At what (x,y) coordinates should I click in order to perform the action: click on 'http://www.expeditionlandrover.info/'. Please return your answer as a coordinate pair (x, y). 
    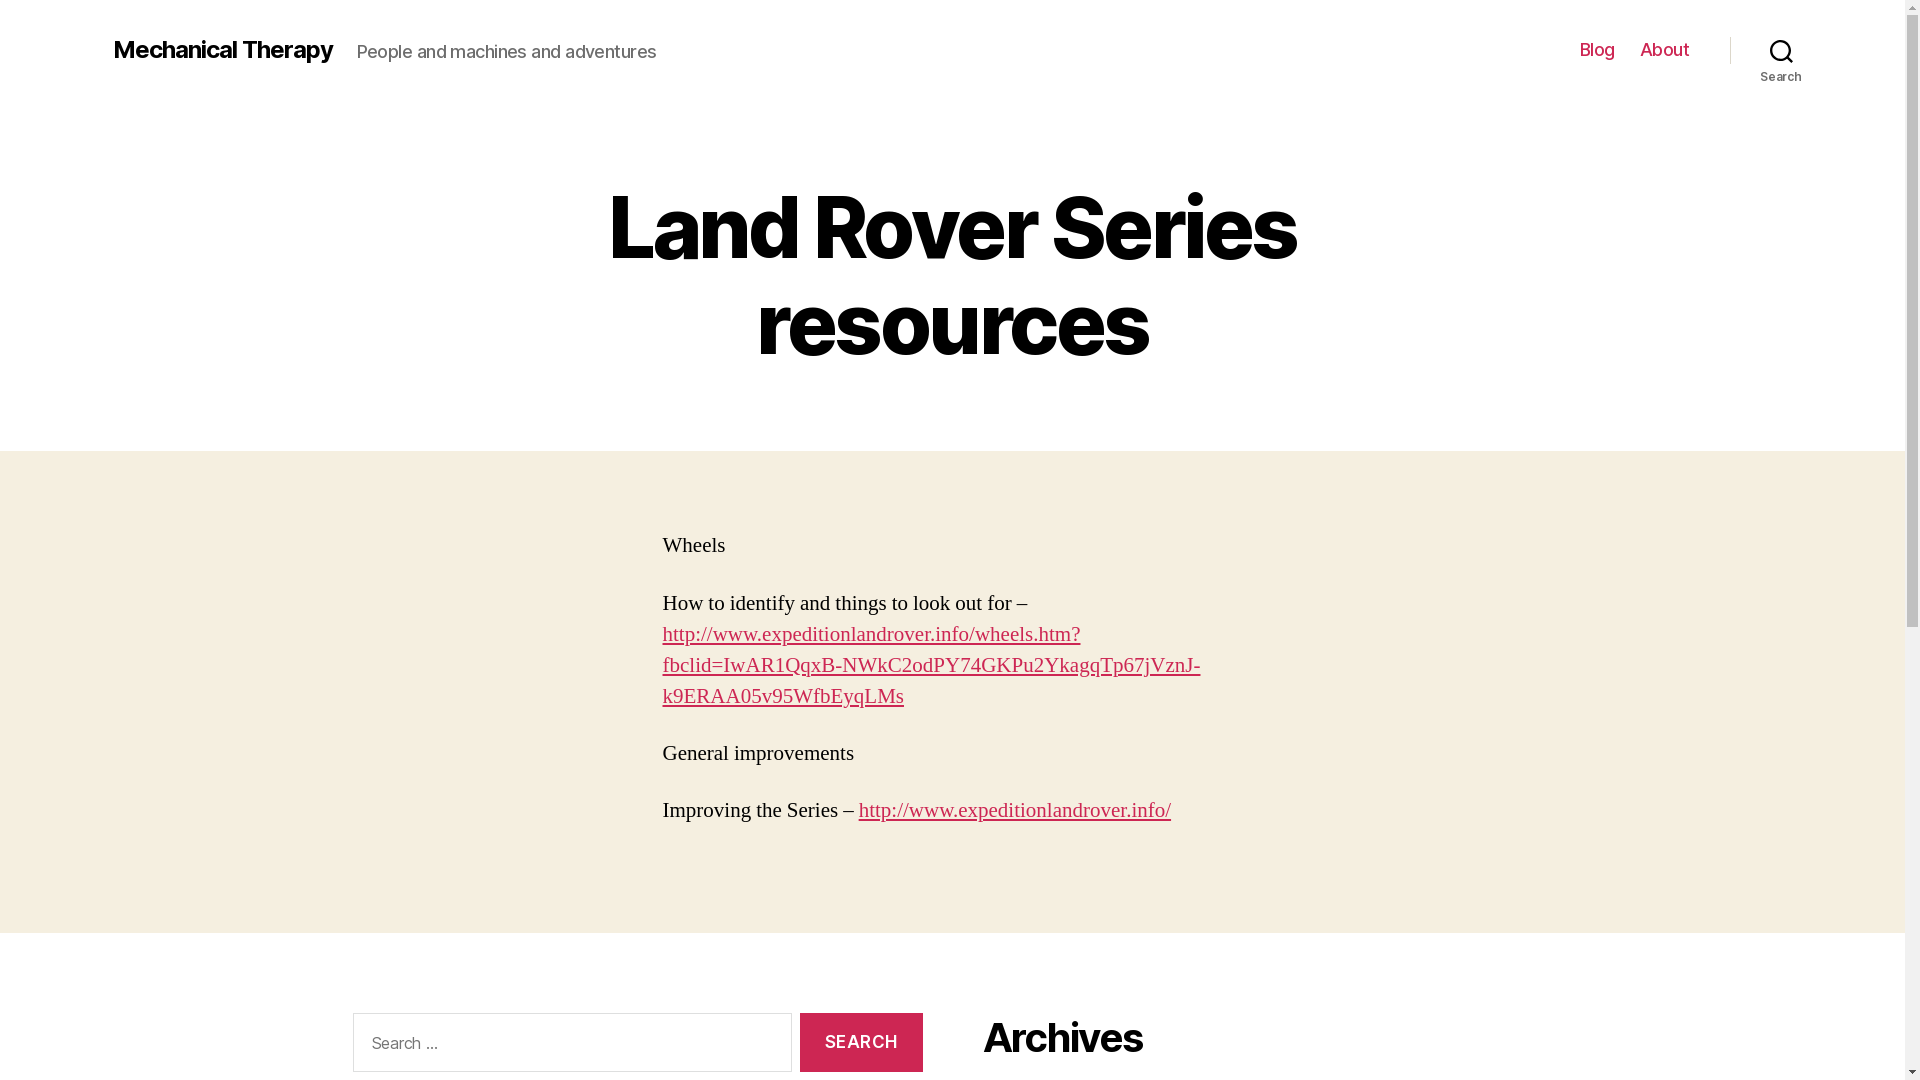
    Looking at the image, I should click on (1014, 810).